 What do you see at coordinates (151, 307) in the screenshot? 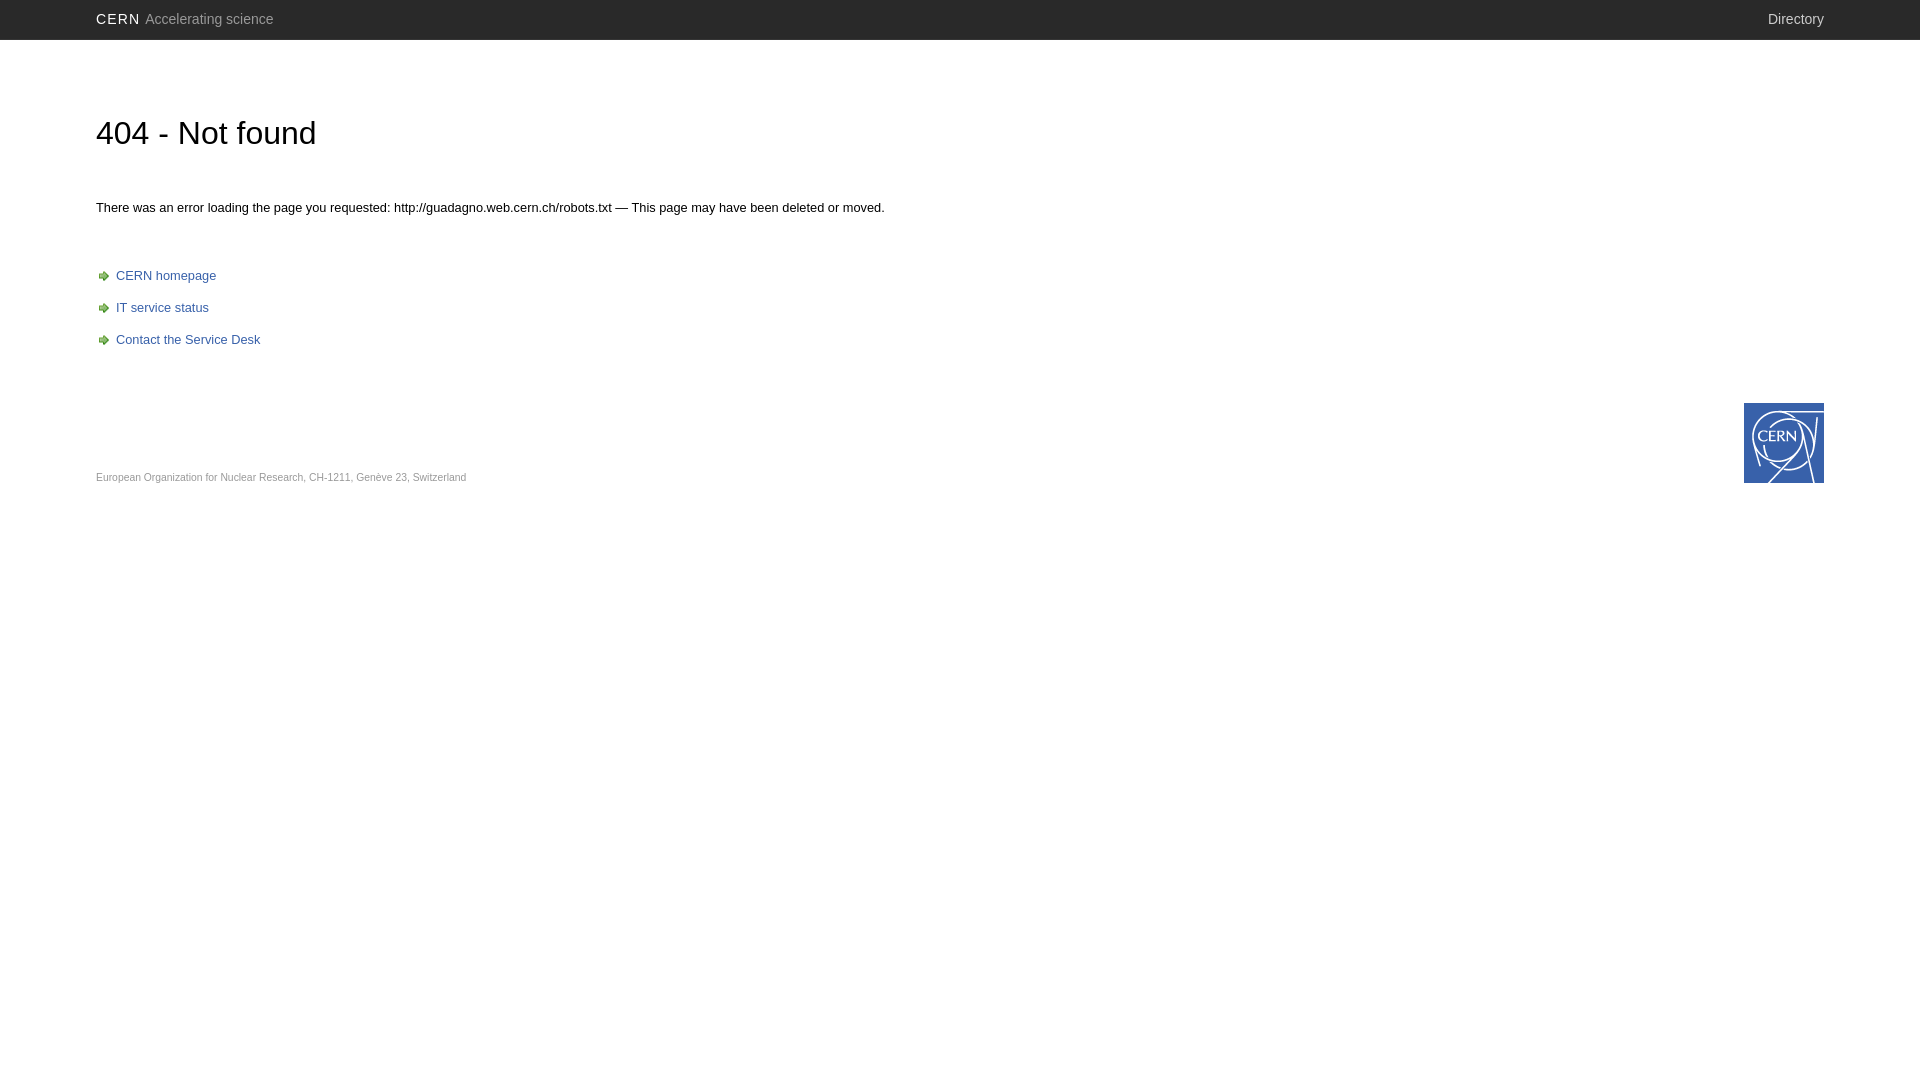
I see `'IT service status'` at bounding box center [151, 307].